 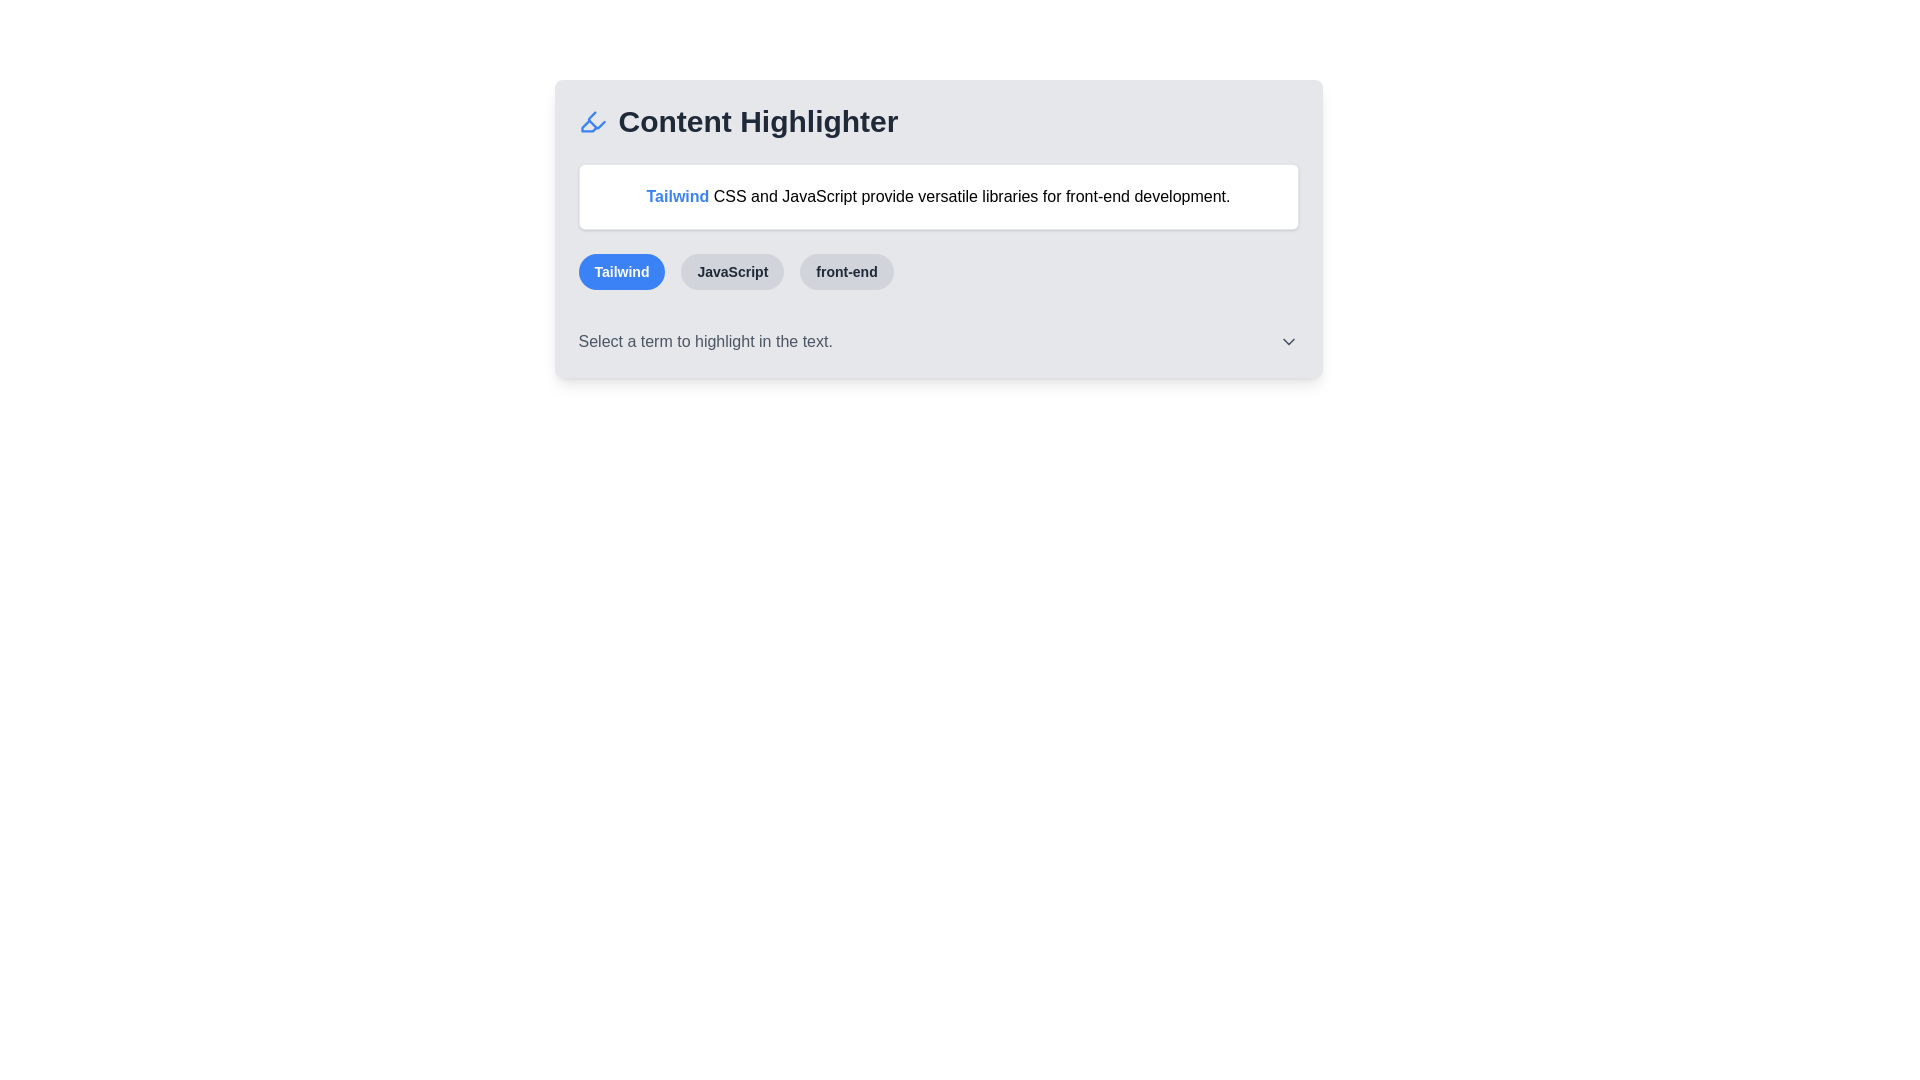 What do you see at coordinates (731, 272) in the screenshot?
I see `the second button labeled 'JavaScript'` at bounding box center [731, 272].